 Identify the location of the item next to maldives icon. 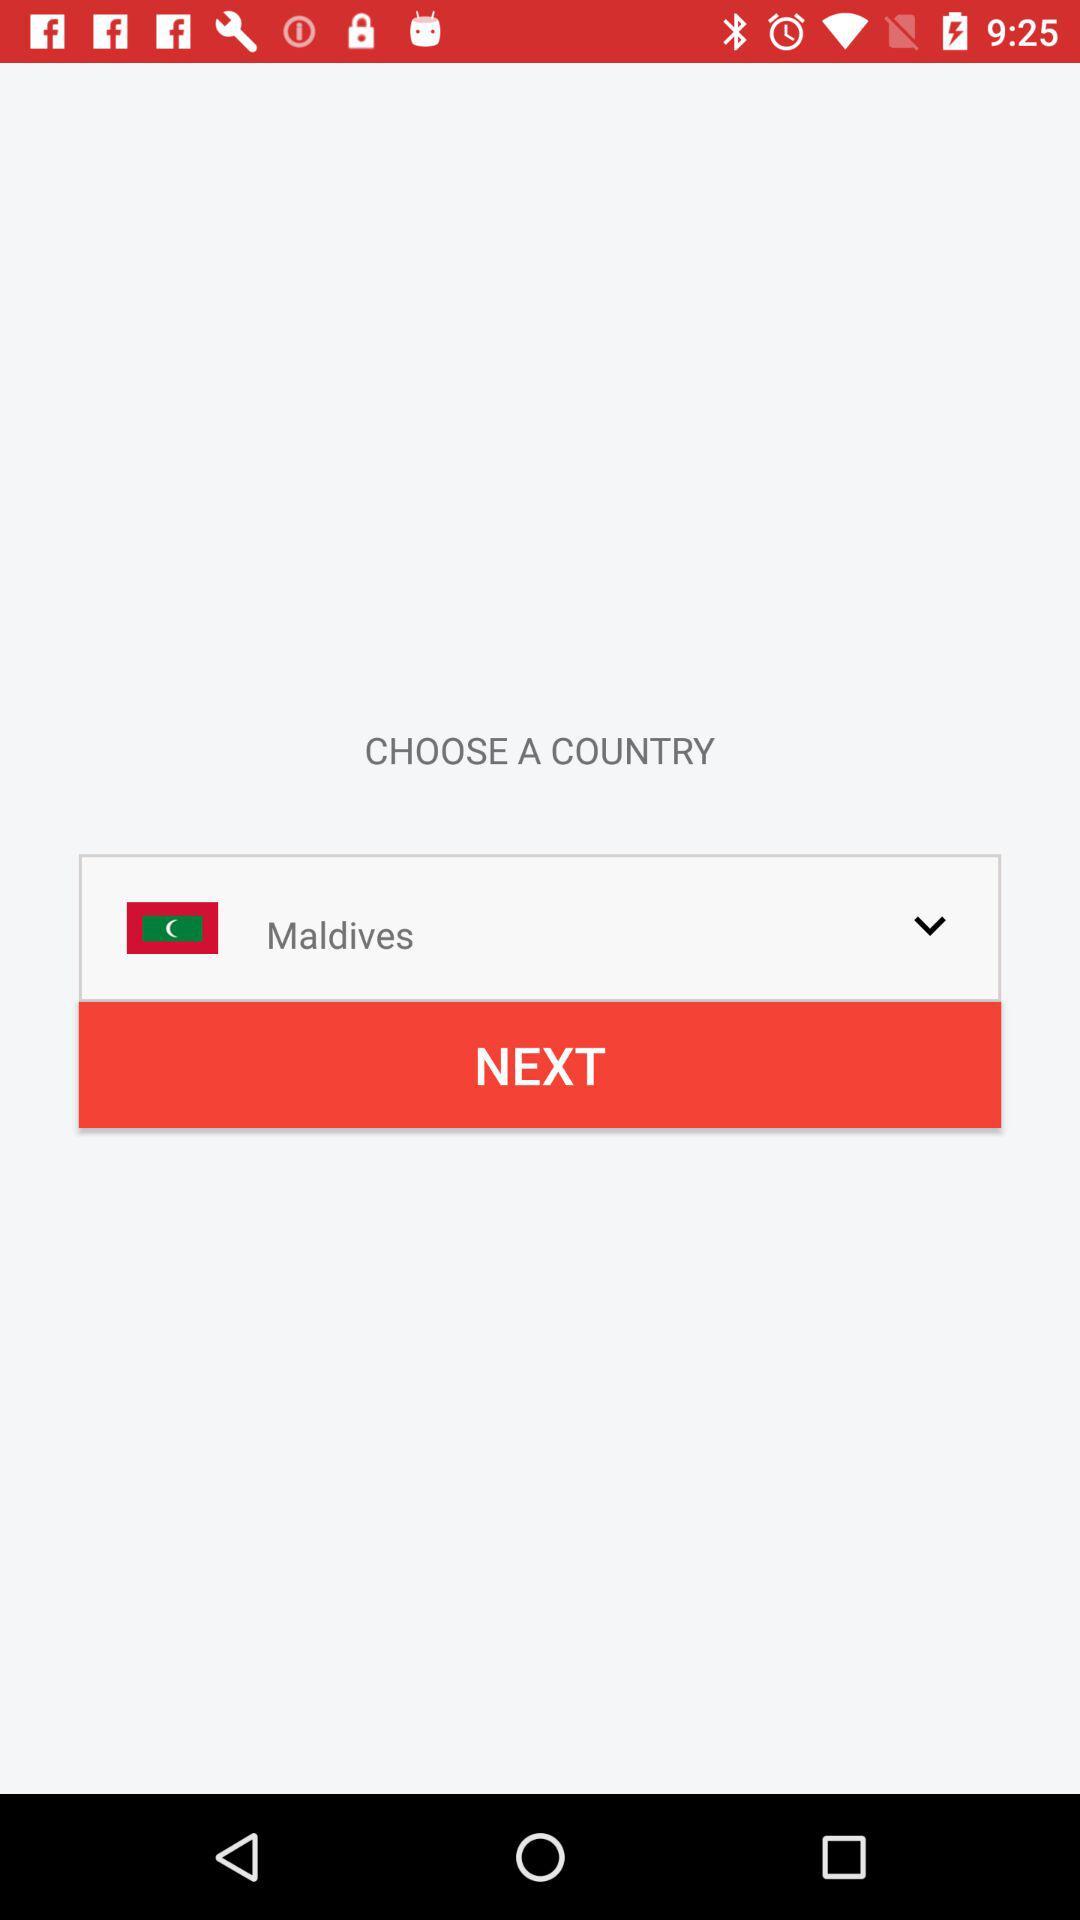
(929, 924).